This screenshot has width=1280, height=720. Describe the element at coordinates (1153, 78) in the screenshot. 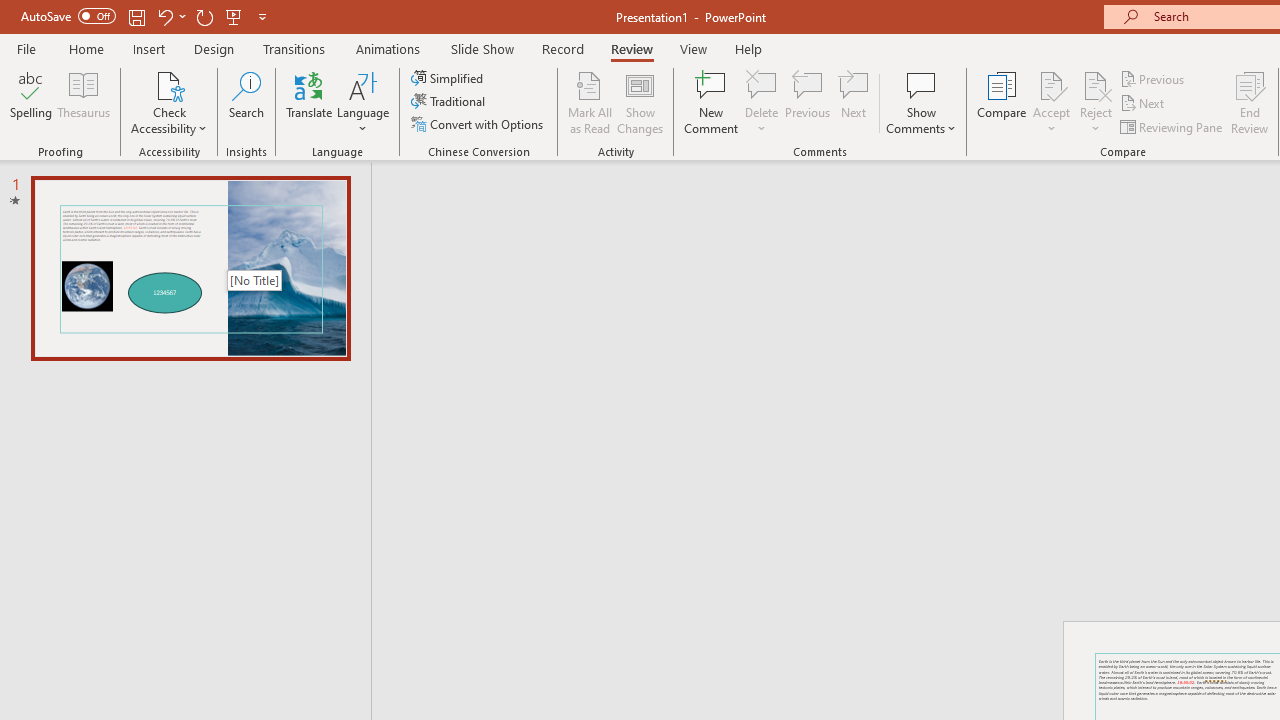

I see `'Previous'` at that location.